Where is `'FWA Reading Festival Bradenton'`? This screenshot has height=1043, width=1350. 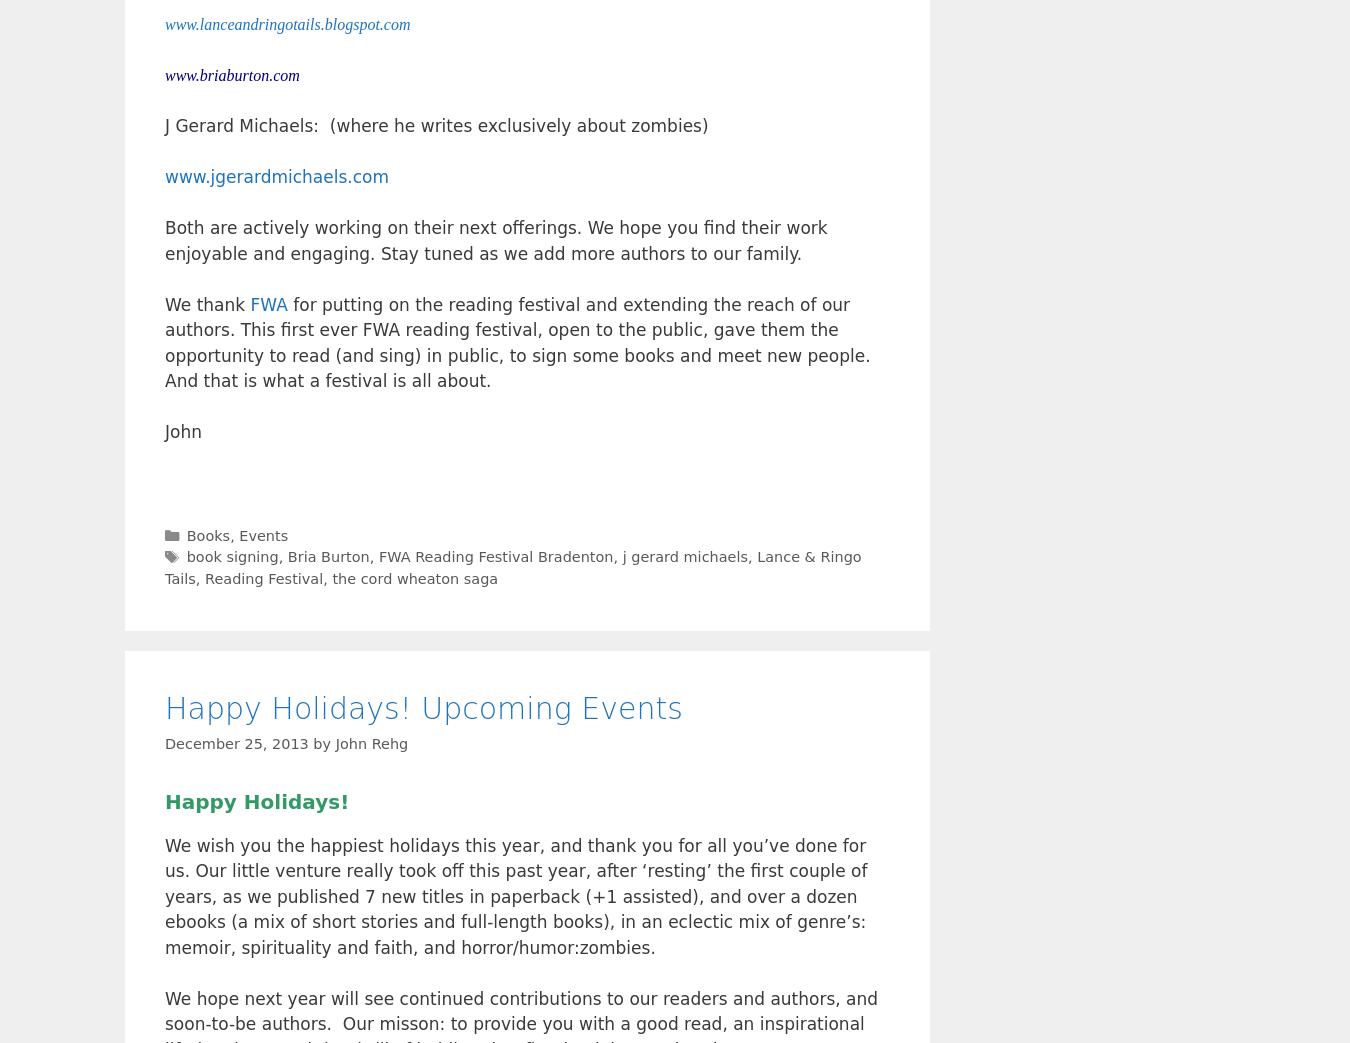
'FWA Reading Festival Bradenton' is located at coordinates (494, 556).